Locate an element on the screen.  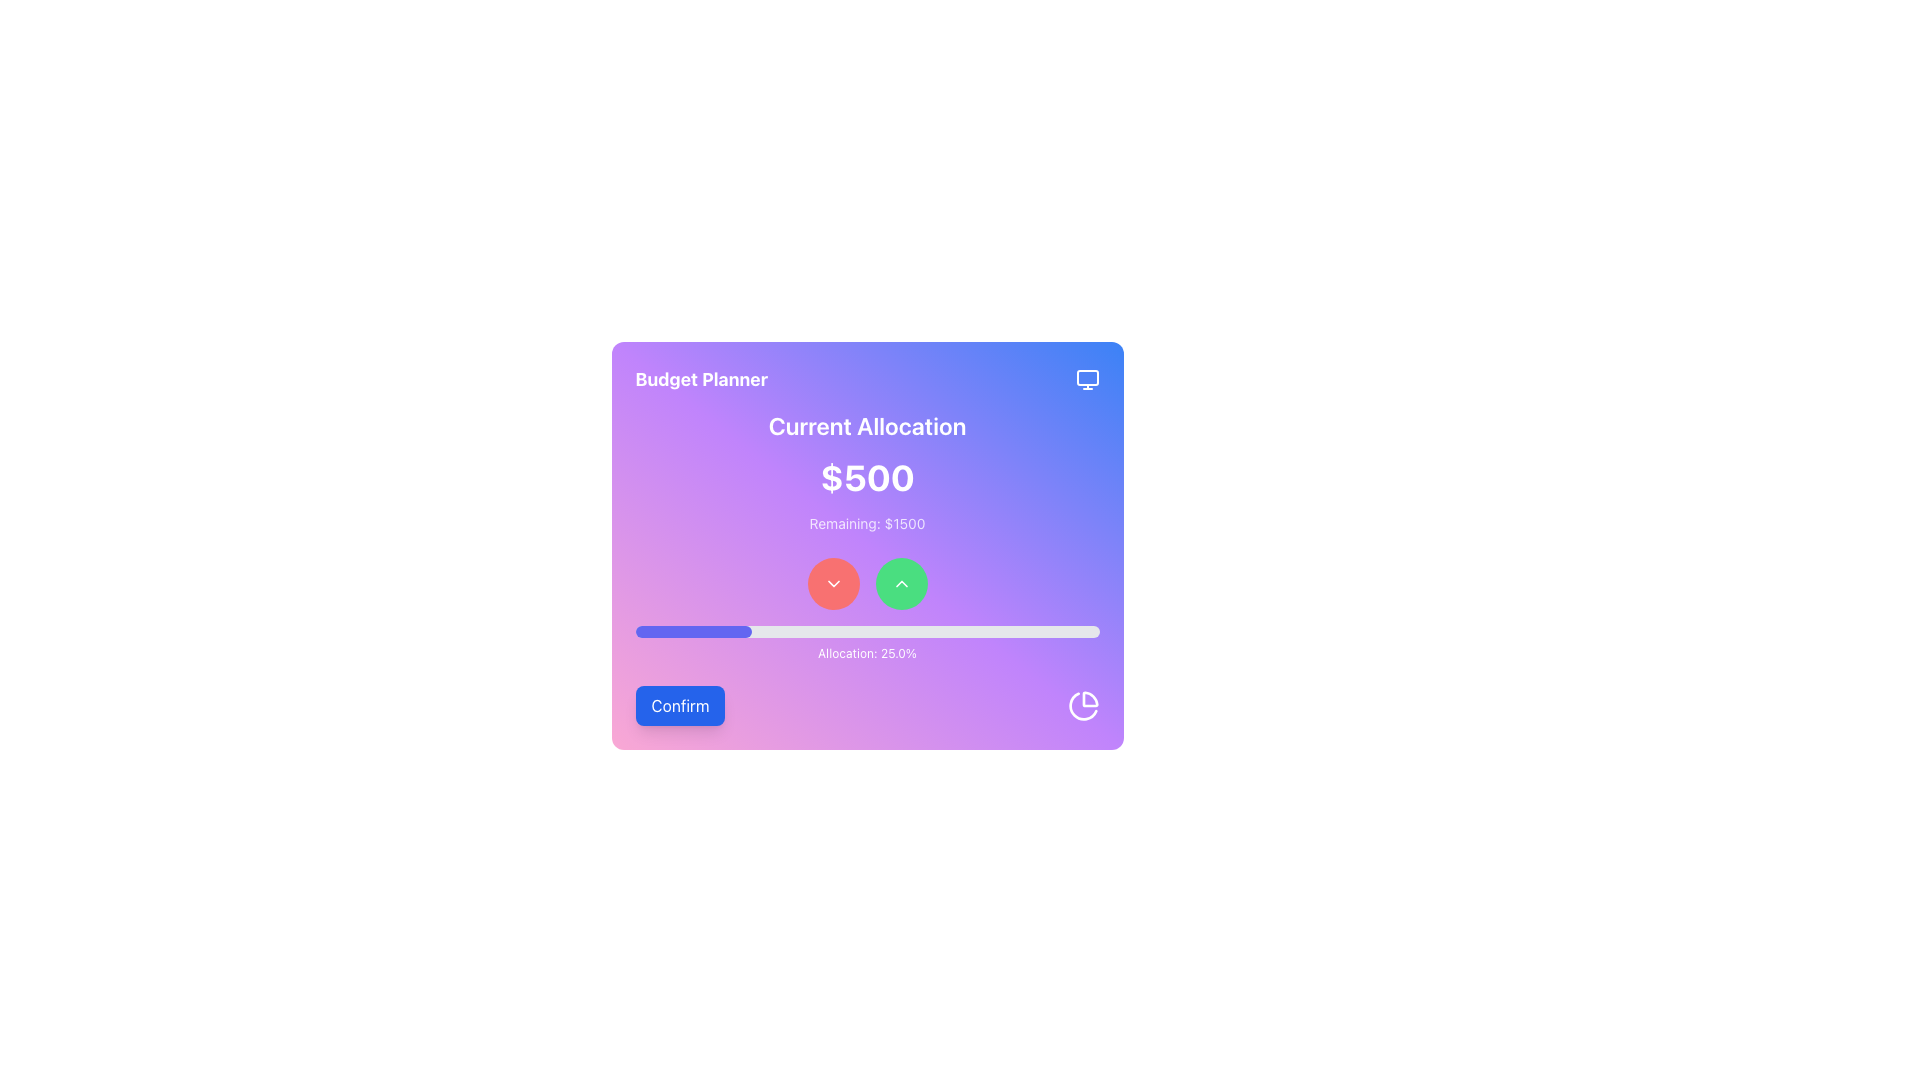
the circular green button with a white upward-pointing chevron is located at coordinates (900, 583).